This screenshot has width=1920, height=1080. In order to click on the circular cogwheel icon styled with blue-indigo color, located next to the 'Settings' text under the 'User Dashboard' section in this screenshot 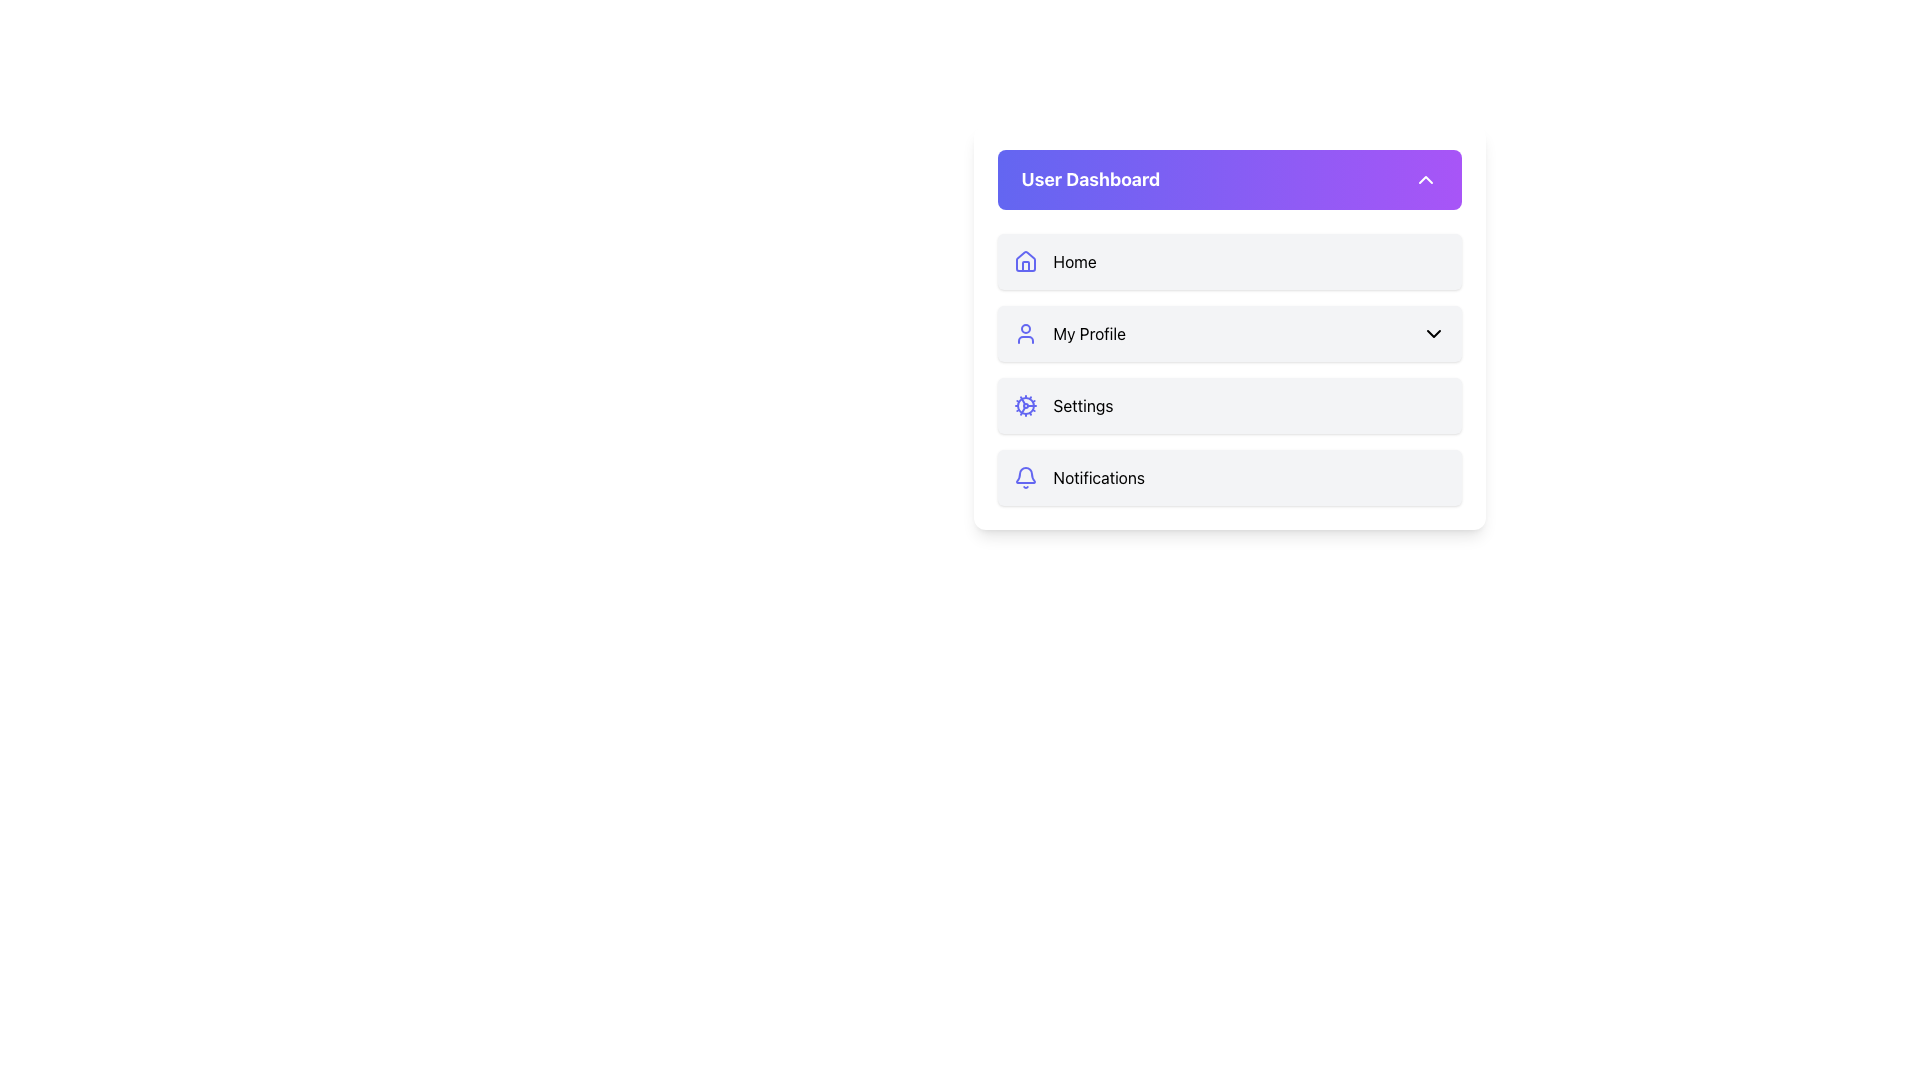, I will do `click(1025, 405)`.